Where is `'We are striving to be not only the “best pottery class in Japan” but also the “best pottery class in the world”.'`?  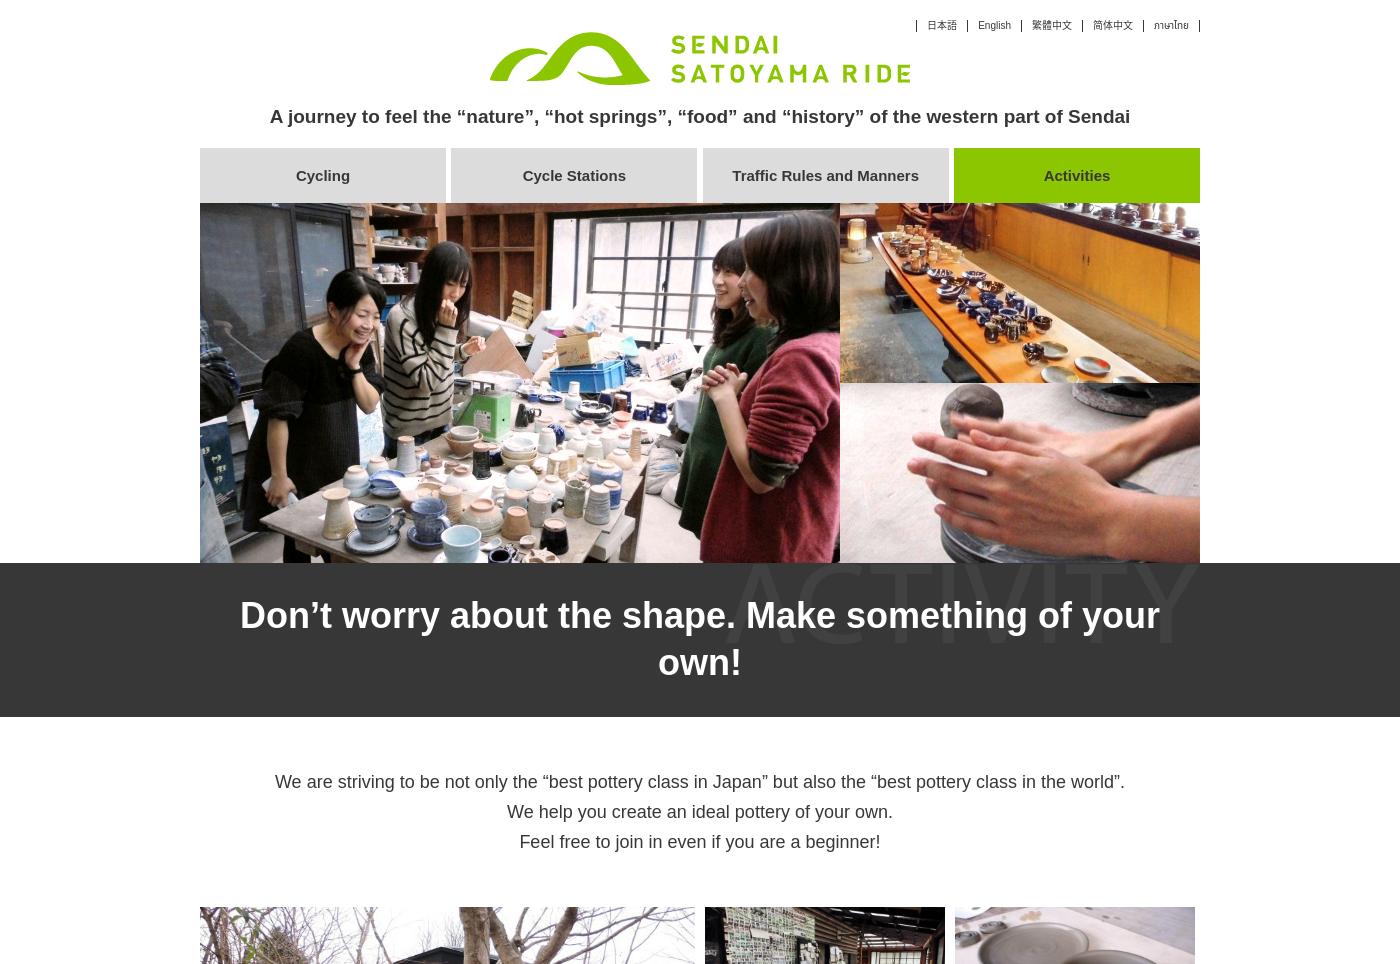
'We are striving to be not only the “best pottery class in Japan” but also the “best pottery class in the world”.' is located at coordinates (699, 781).